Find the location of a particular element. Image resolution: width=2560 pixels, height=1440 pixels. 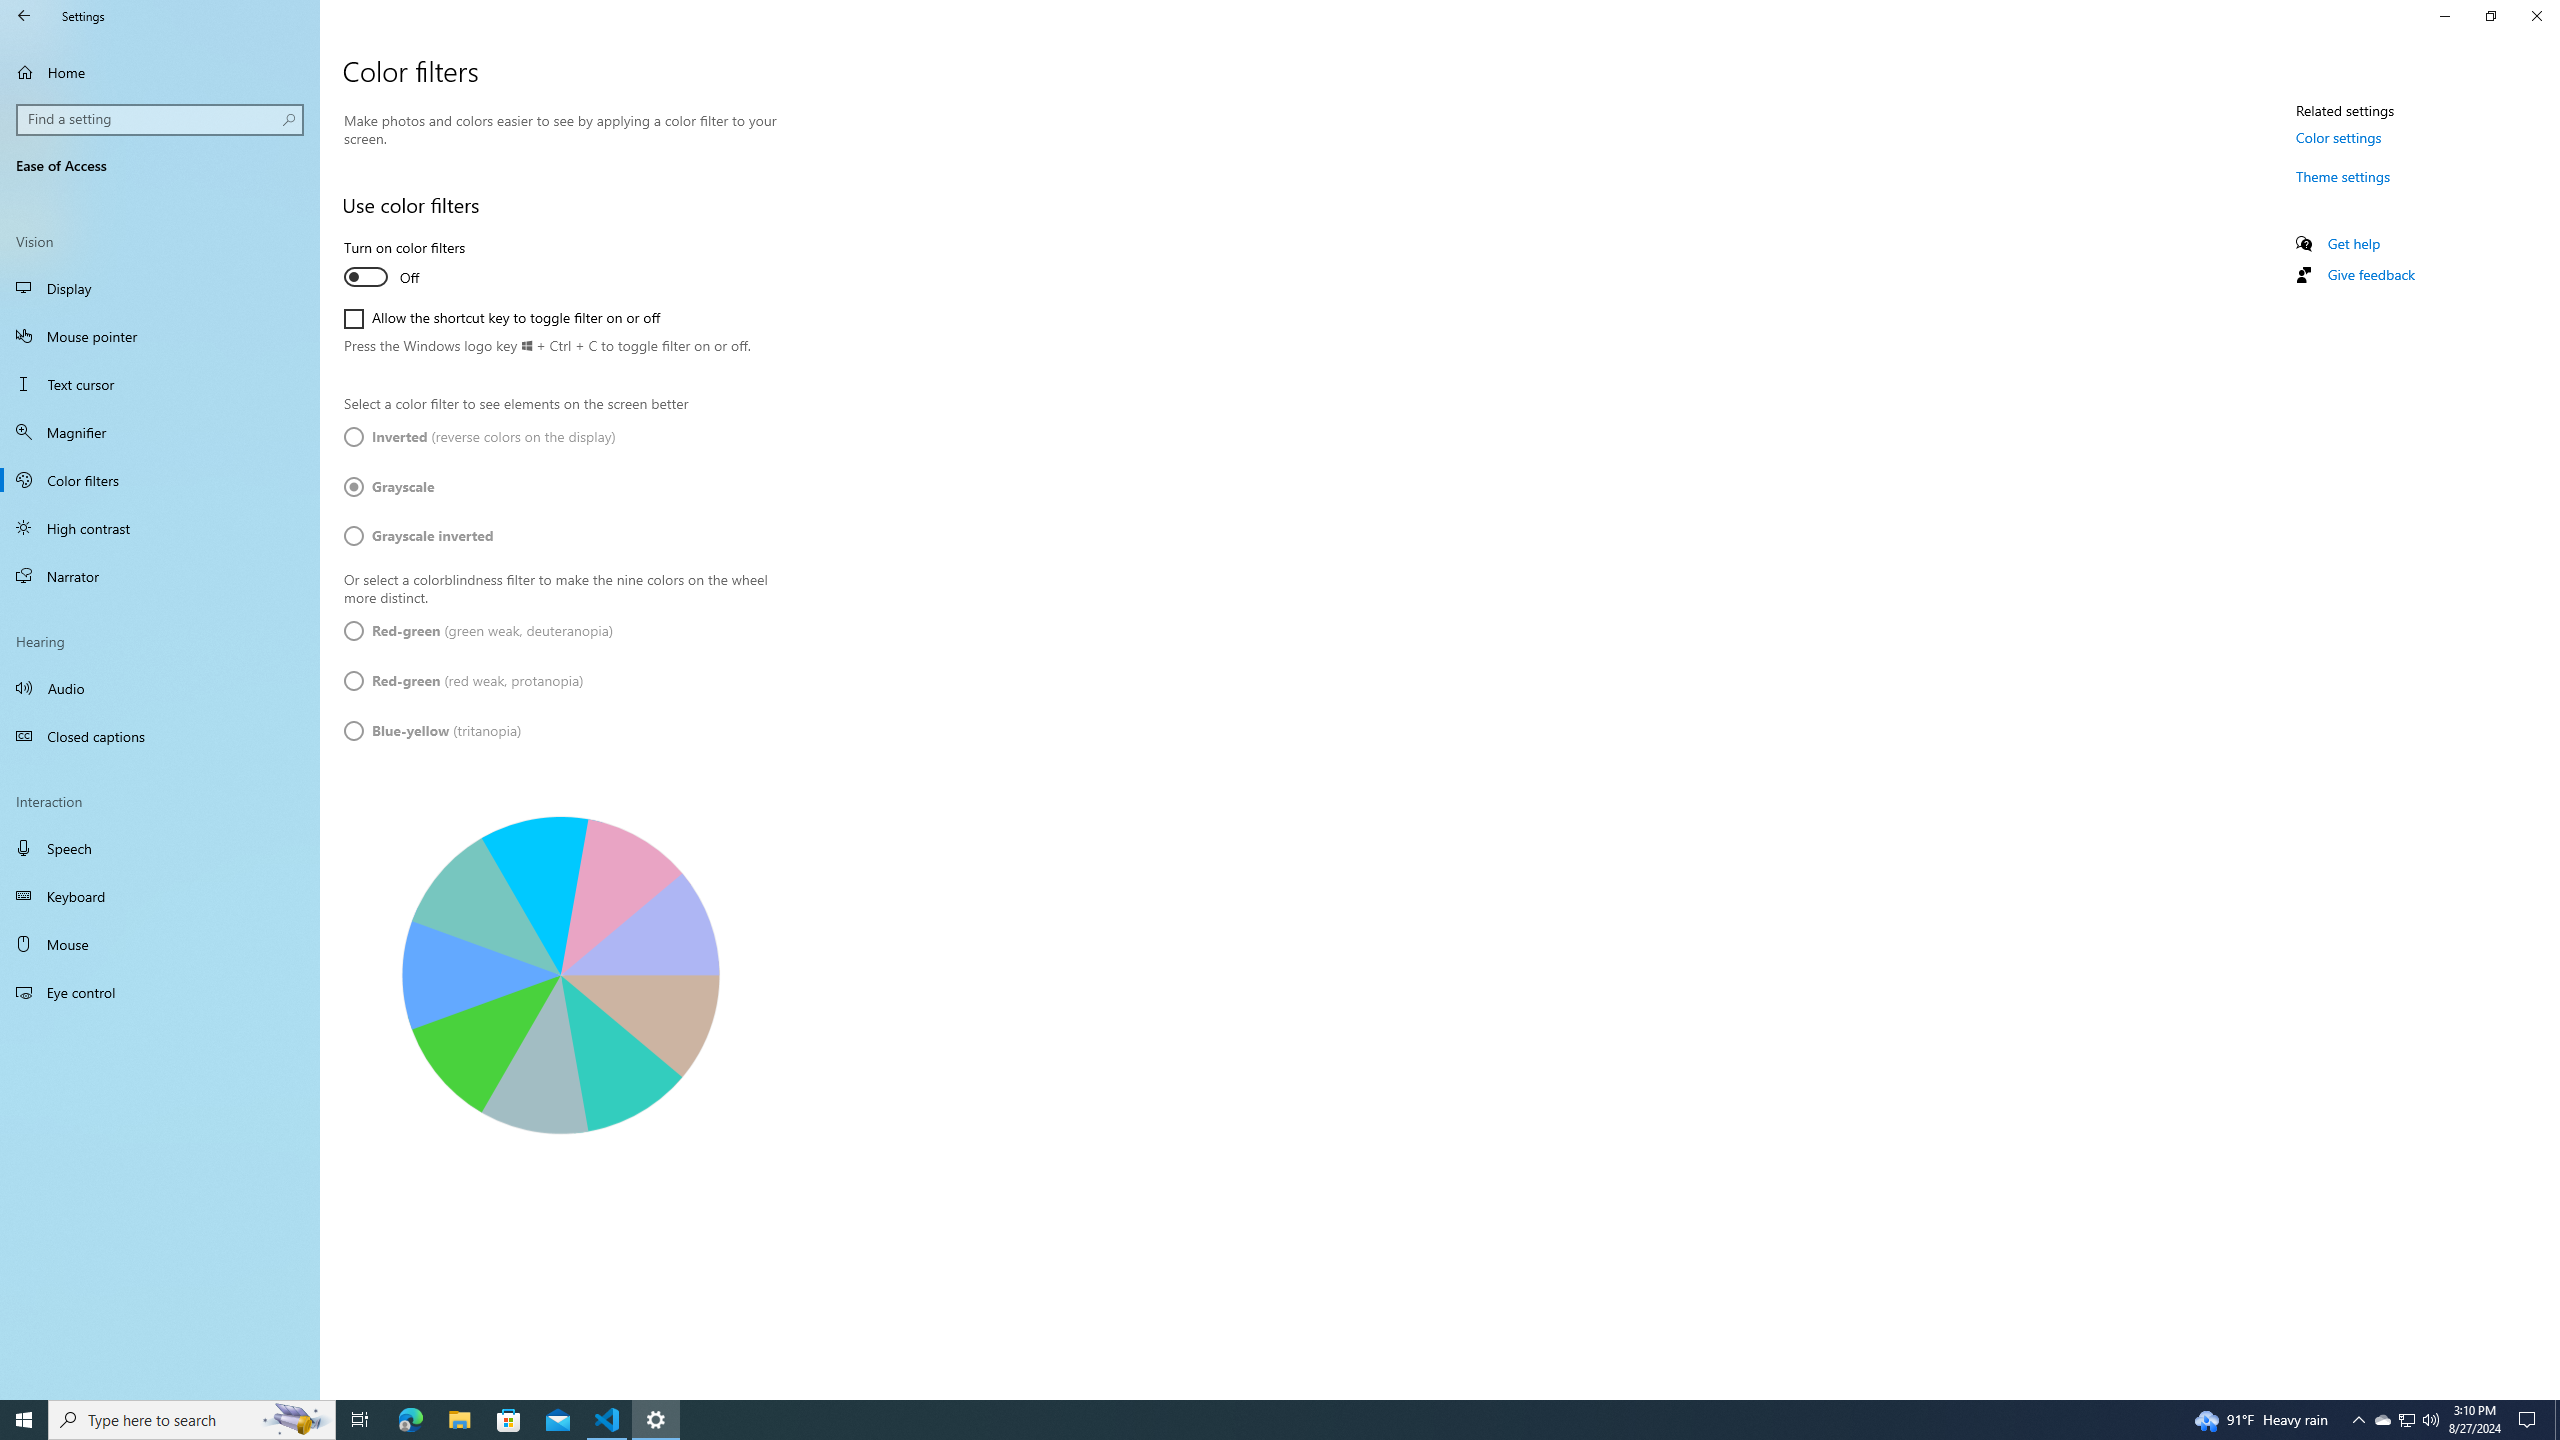

'Home' is located at coordinates (159, 72).